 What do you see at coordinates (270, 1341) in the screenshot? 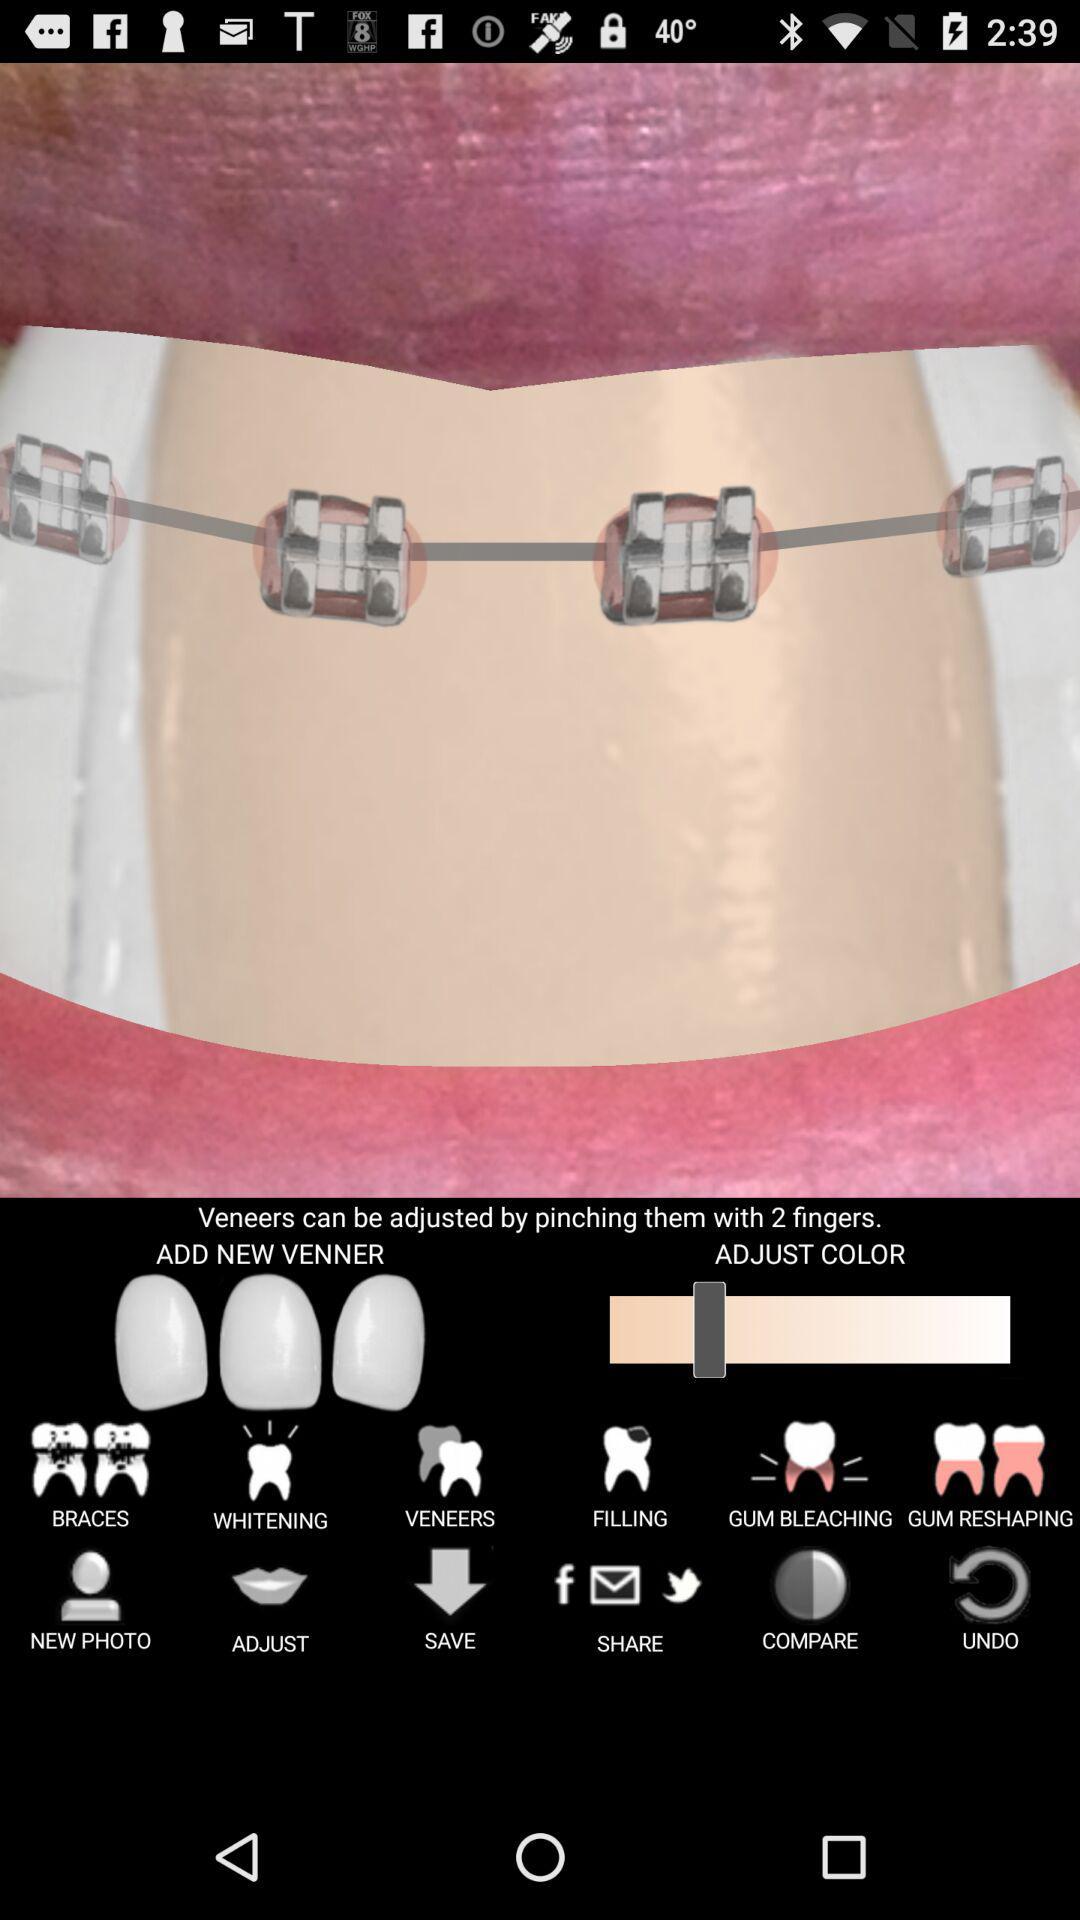
I see `center venner` at bounding box center [270, 1341].